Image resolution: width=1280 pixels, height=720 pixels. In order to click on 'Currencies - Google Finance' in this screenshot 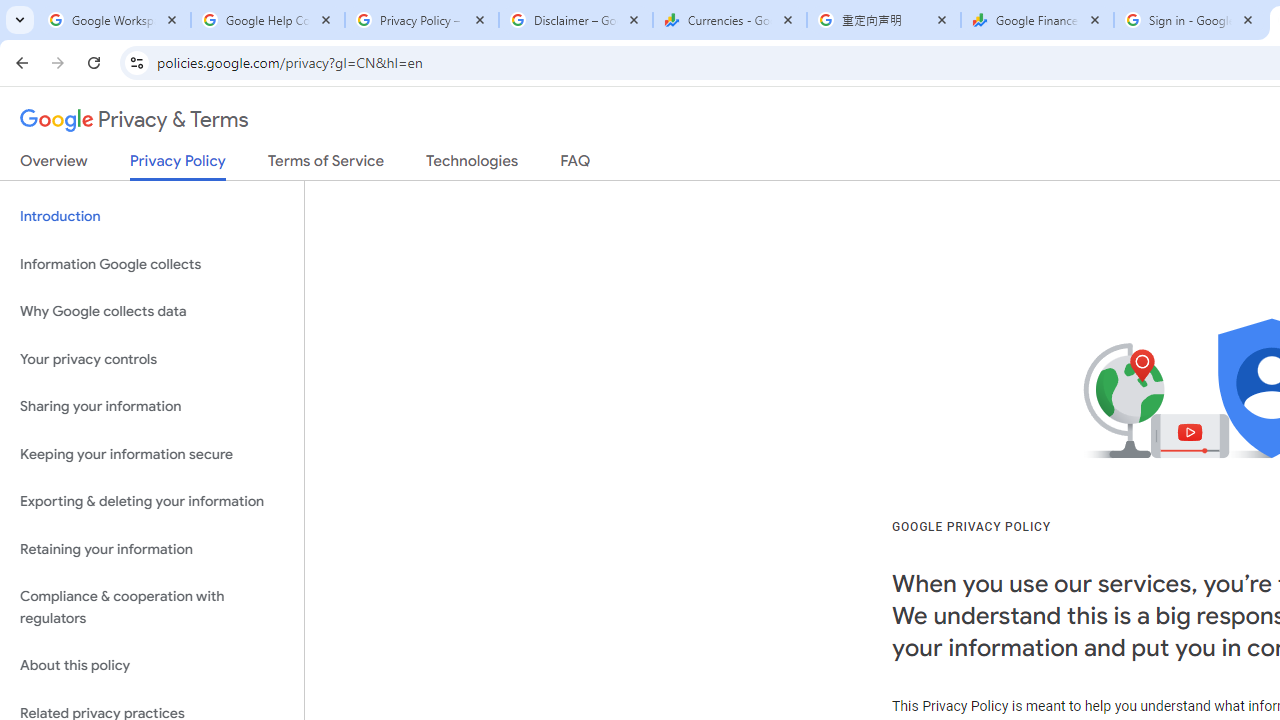, I will do `click(729, 20)`.